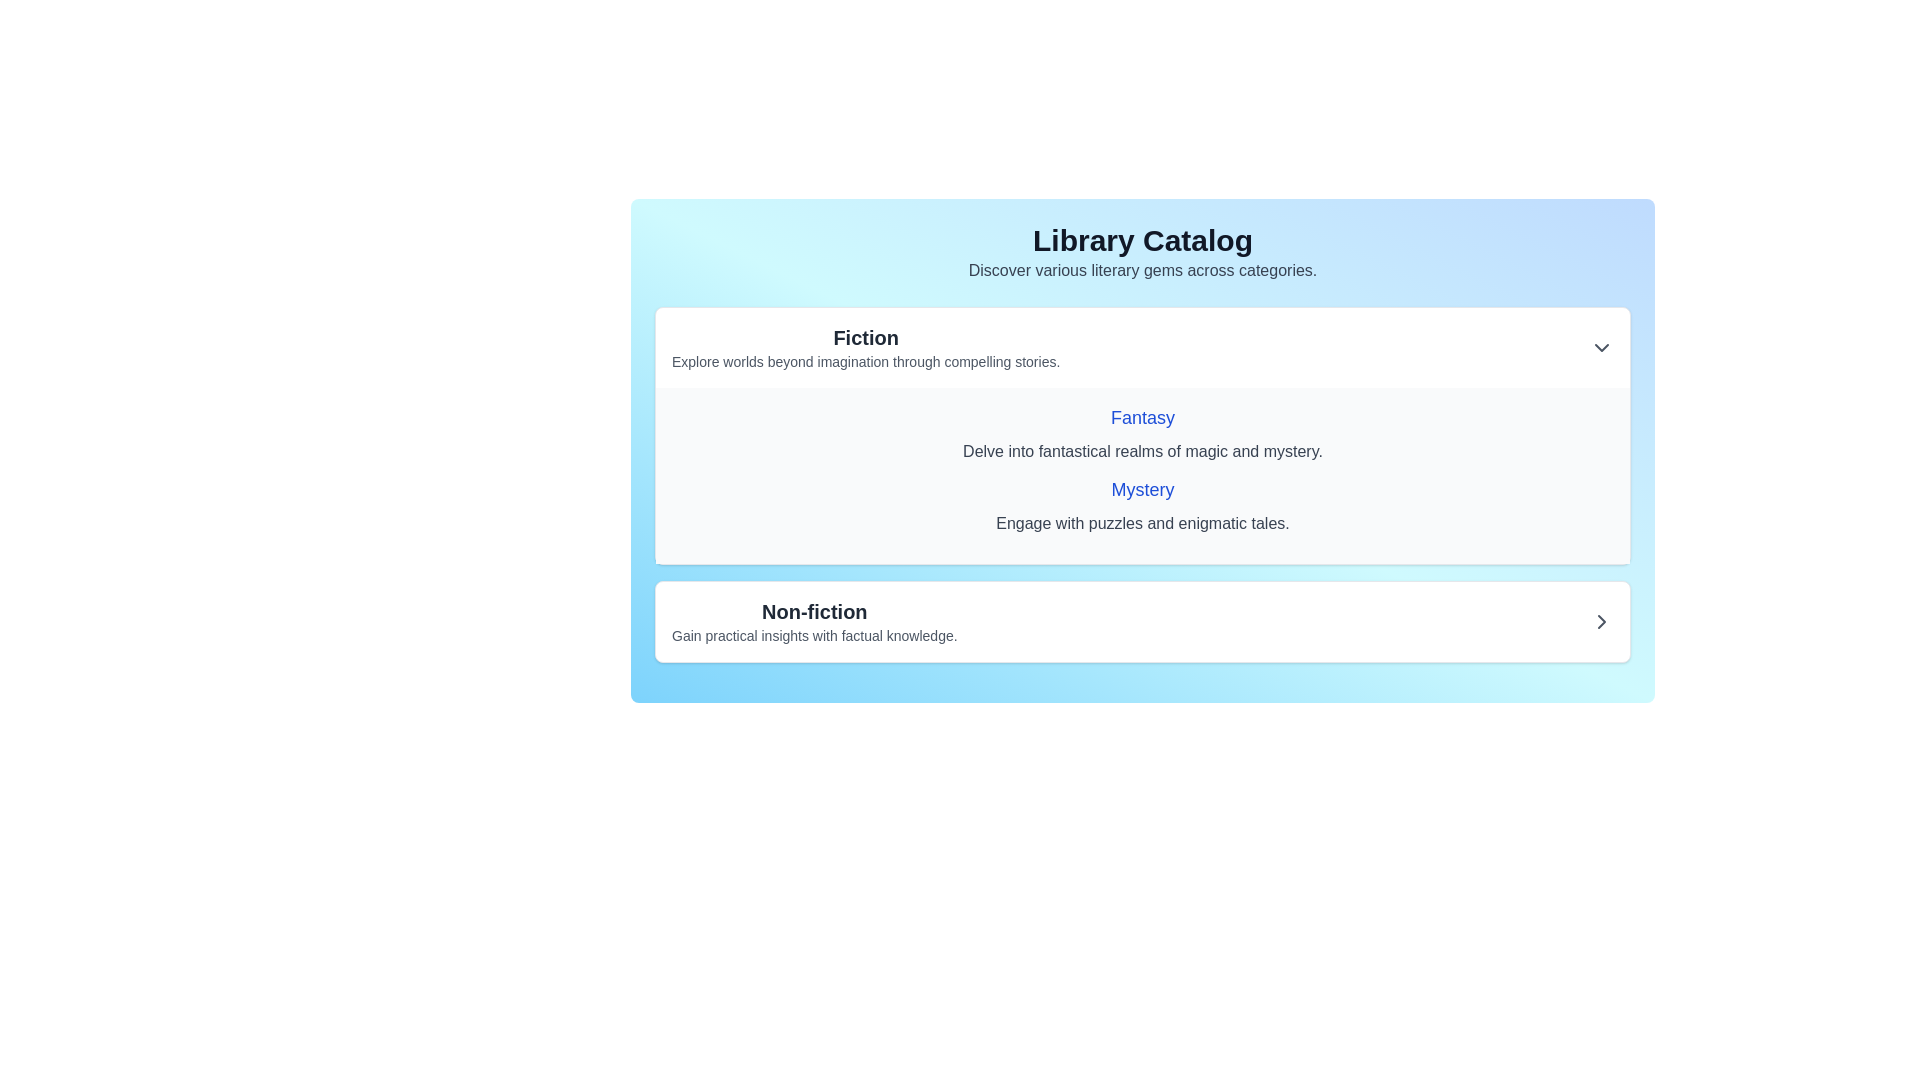  I want to click on the static text label providing descriptive information for the 'Non-fiction' category, located directly below the 'Non-fiction' title, so click(814, 636).